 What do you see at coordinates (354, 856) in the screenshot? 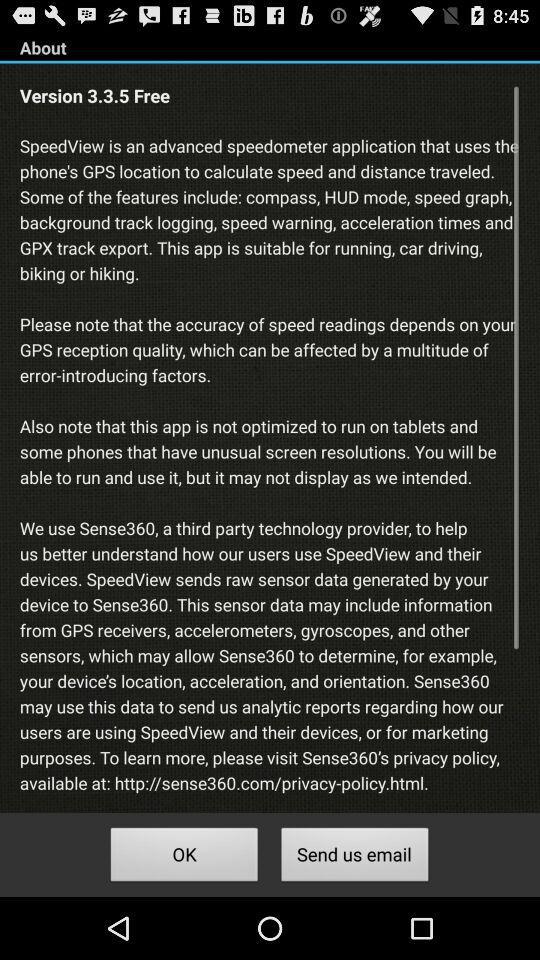
I see `send us email item` at bounding box center [354, 856].